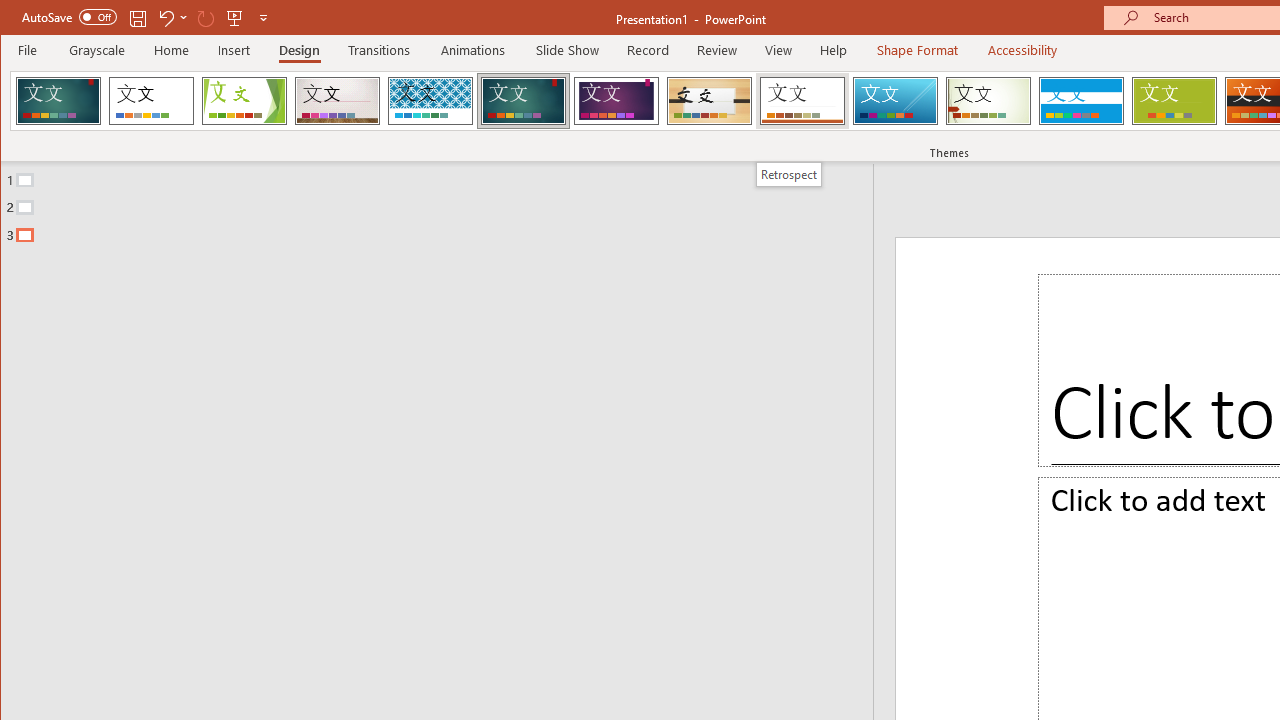 Image resolution: width=1280 pixels, height=720 pixels. What do you see at coordinates (523, 100) in the screenshot?
I see `'Ion'` at bounding box center [523, 100].